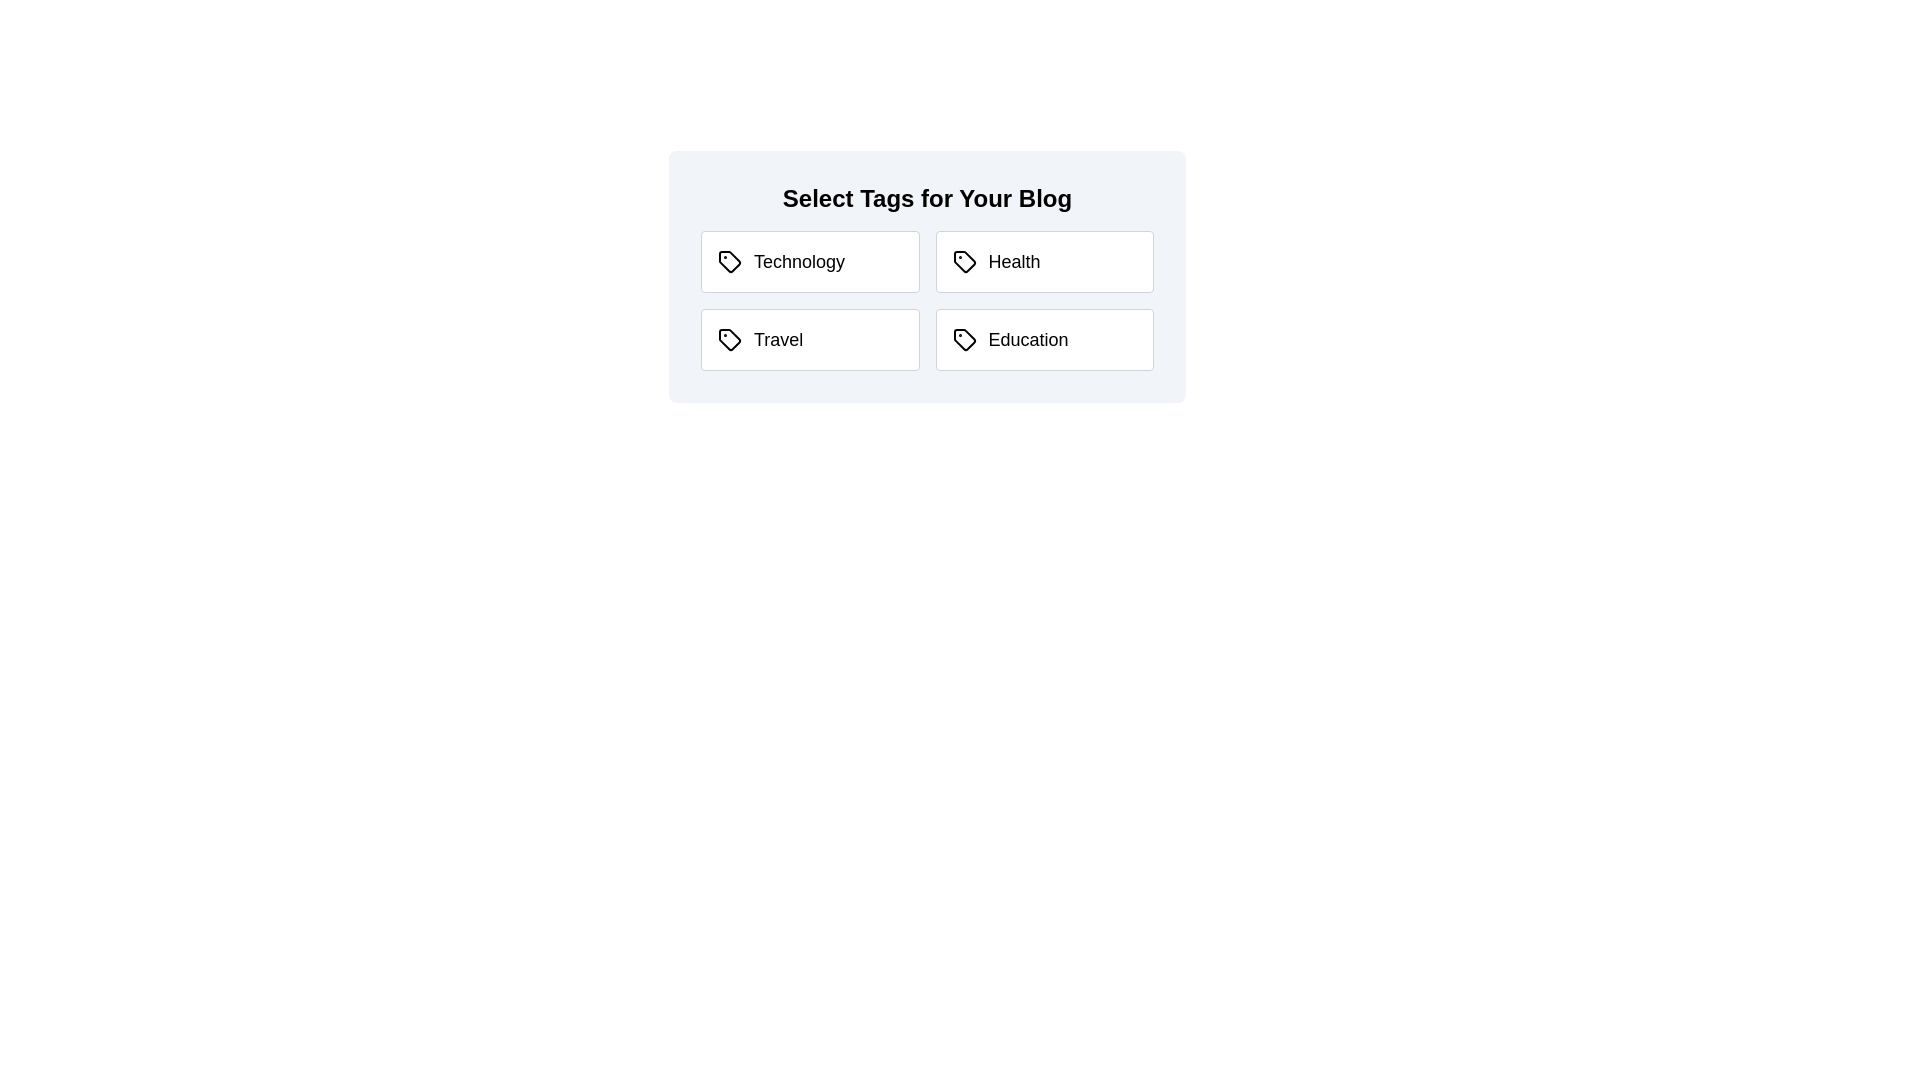 The width and height of the screenshot is (1920, 1080). What do you see at coordinates (1043, 338) in the screenshot?
I see `the tag Education to toggle its selection state` at bounding box center [1043, 338].